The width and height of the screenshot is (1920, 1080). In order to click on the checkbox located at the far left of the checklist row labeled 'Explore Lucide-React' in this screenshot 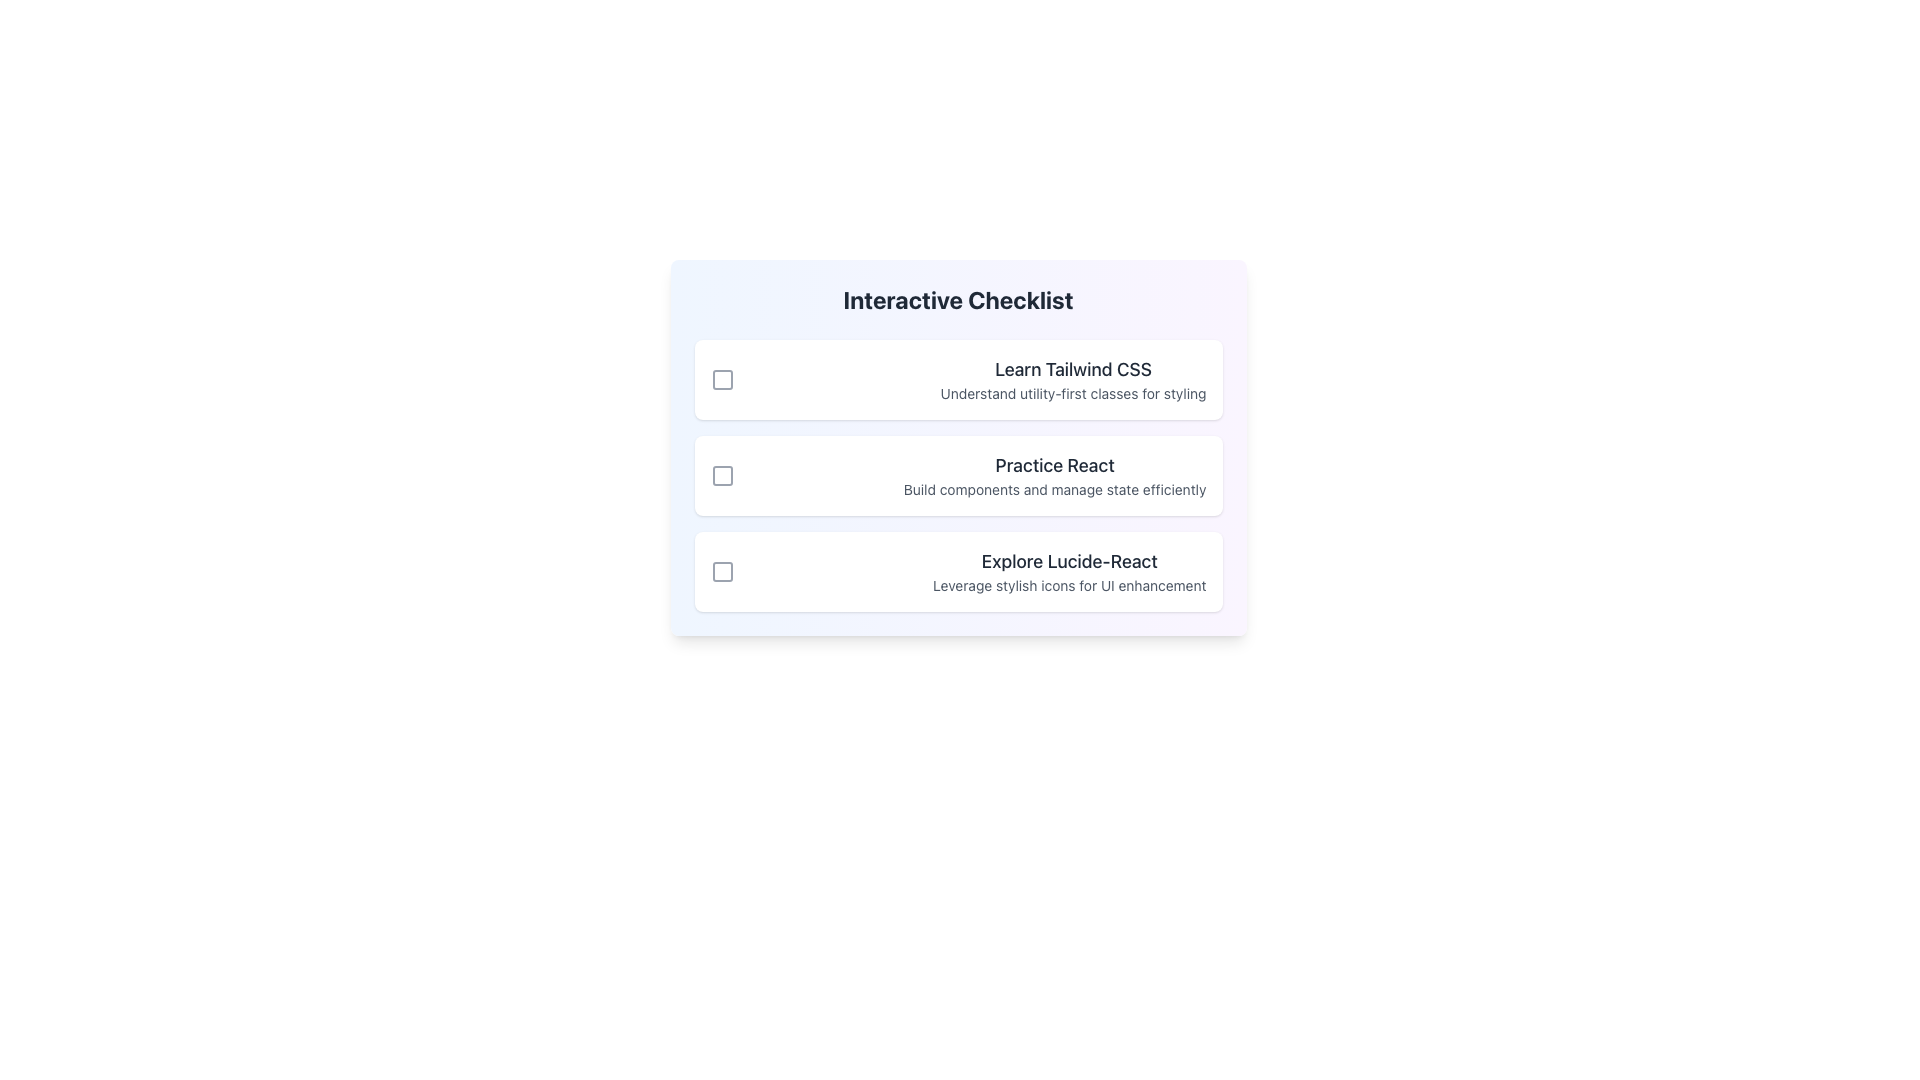, I will do `click(721, 571)`.